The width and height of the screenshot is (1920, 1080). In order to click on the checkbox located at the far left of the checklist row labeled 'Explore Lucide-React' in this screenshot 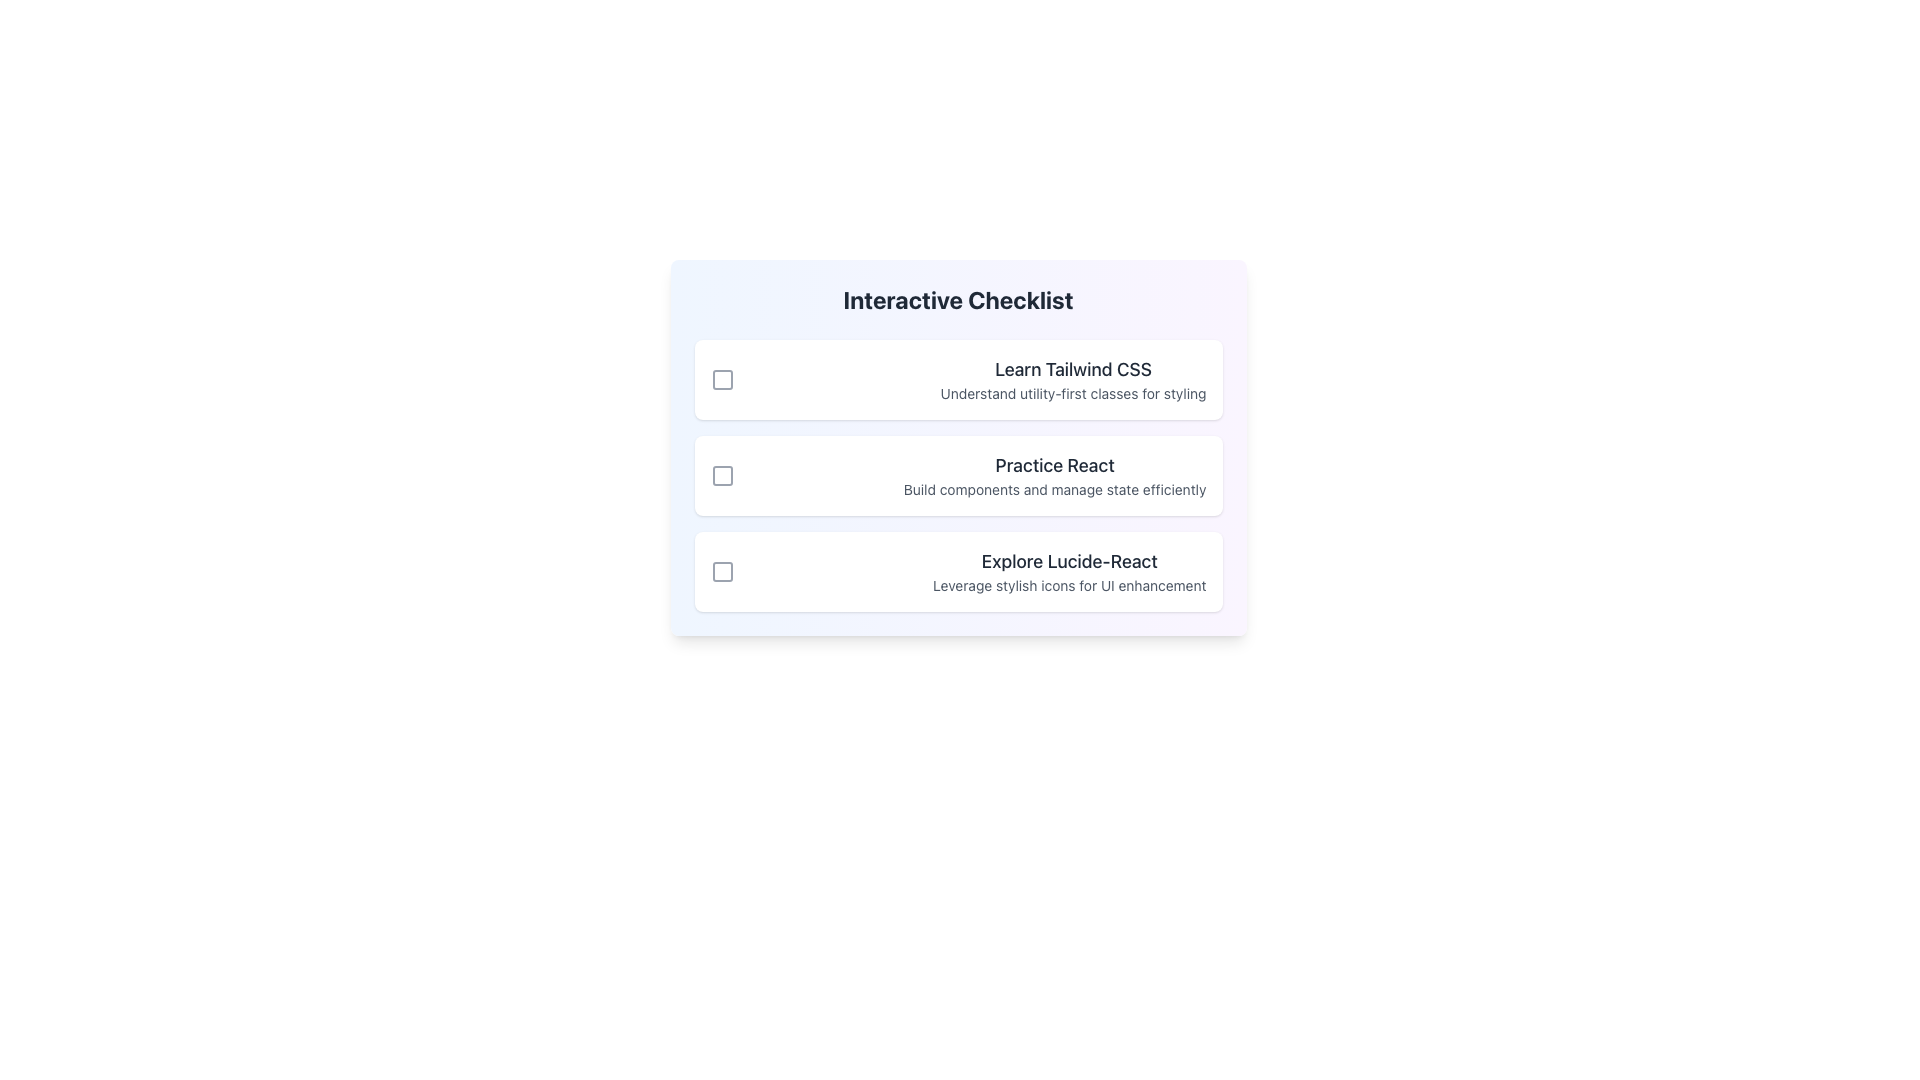, I will do `click(721, 571)`.